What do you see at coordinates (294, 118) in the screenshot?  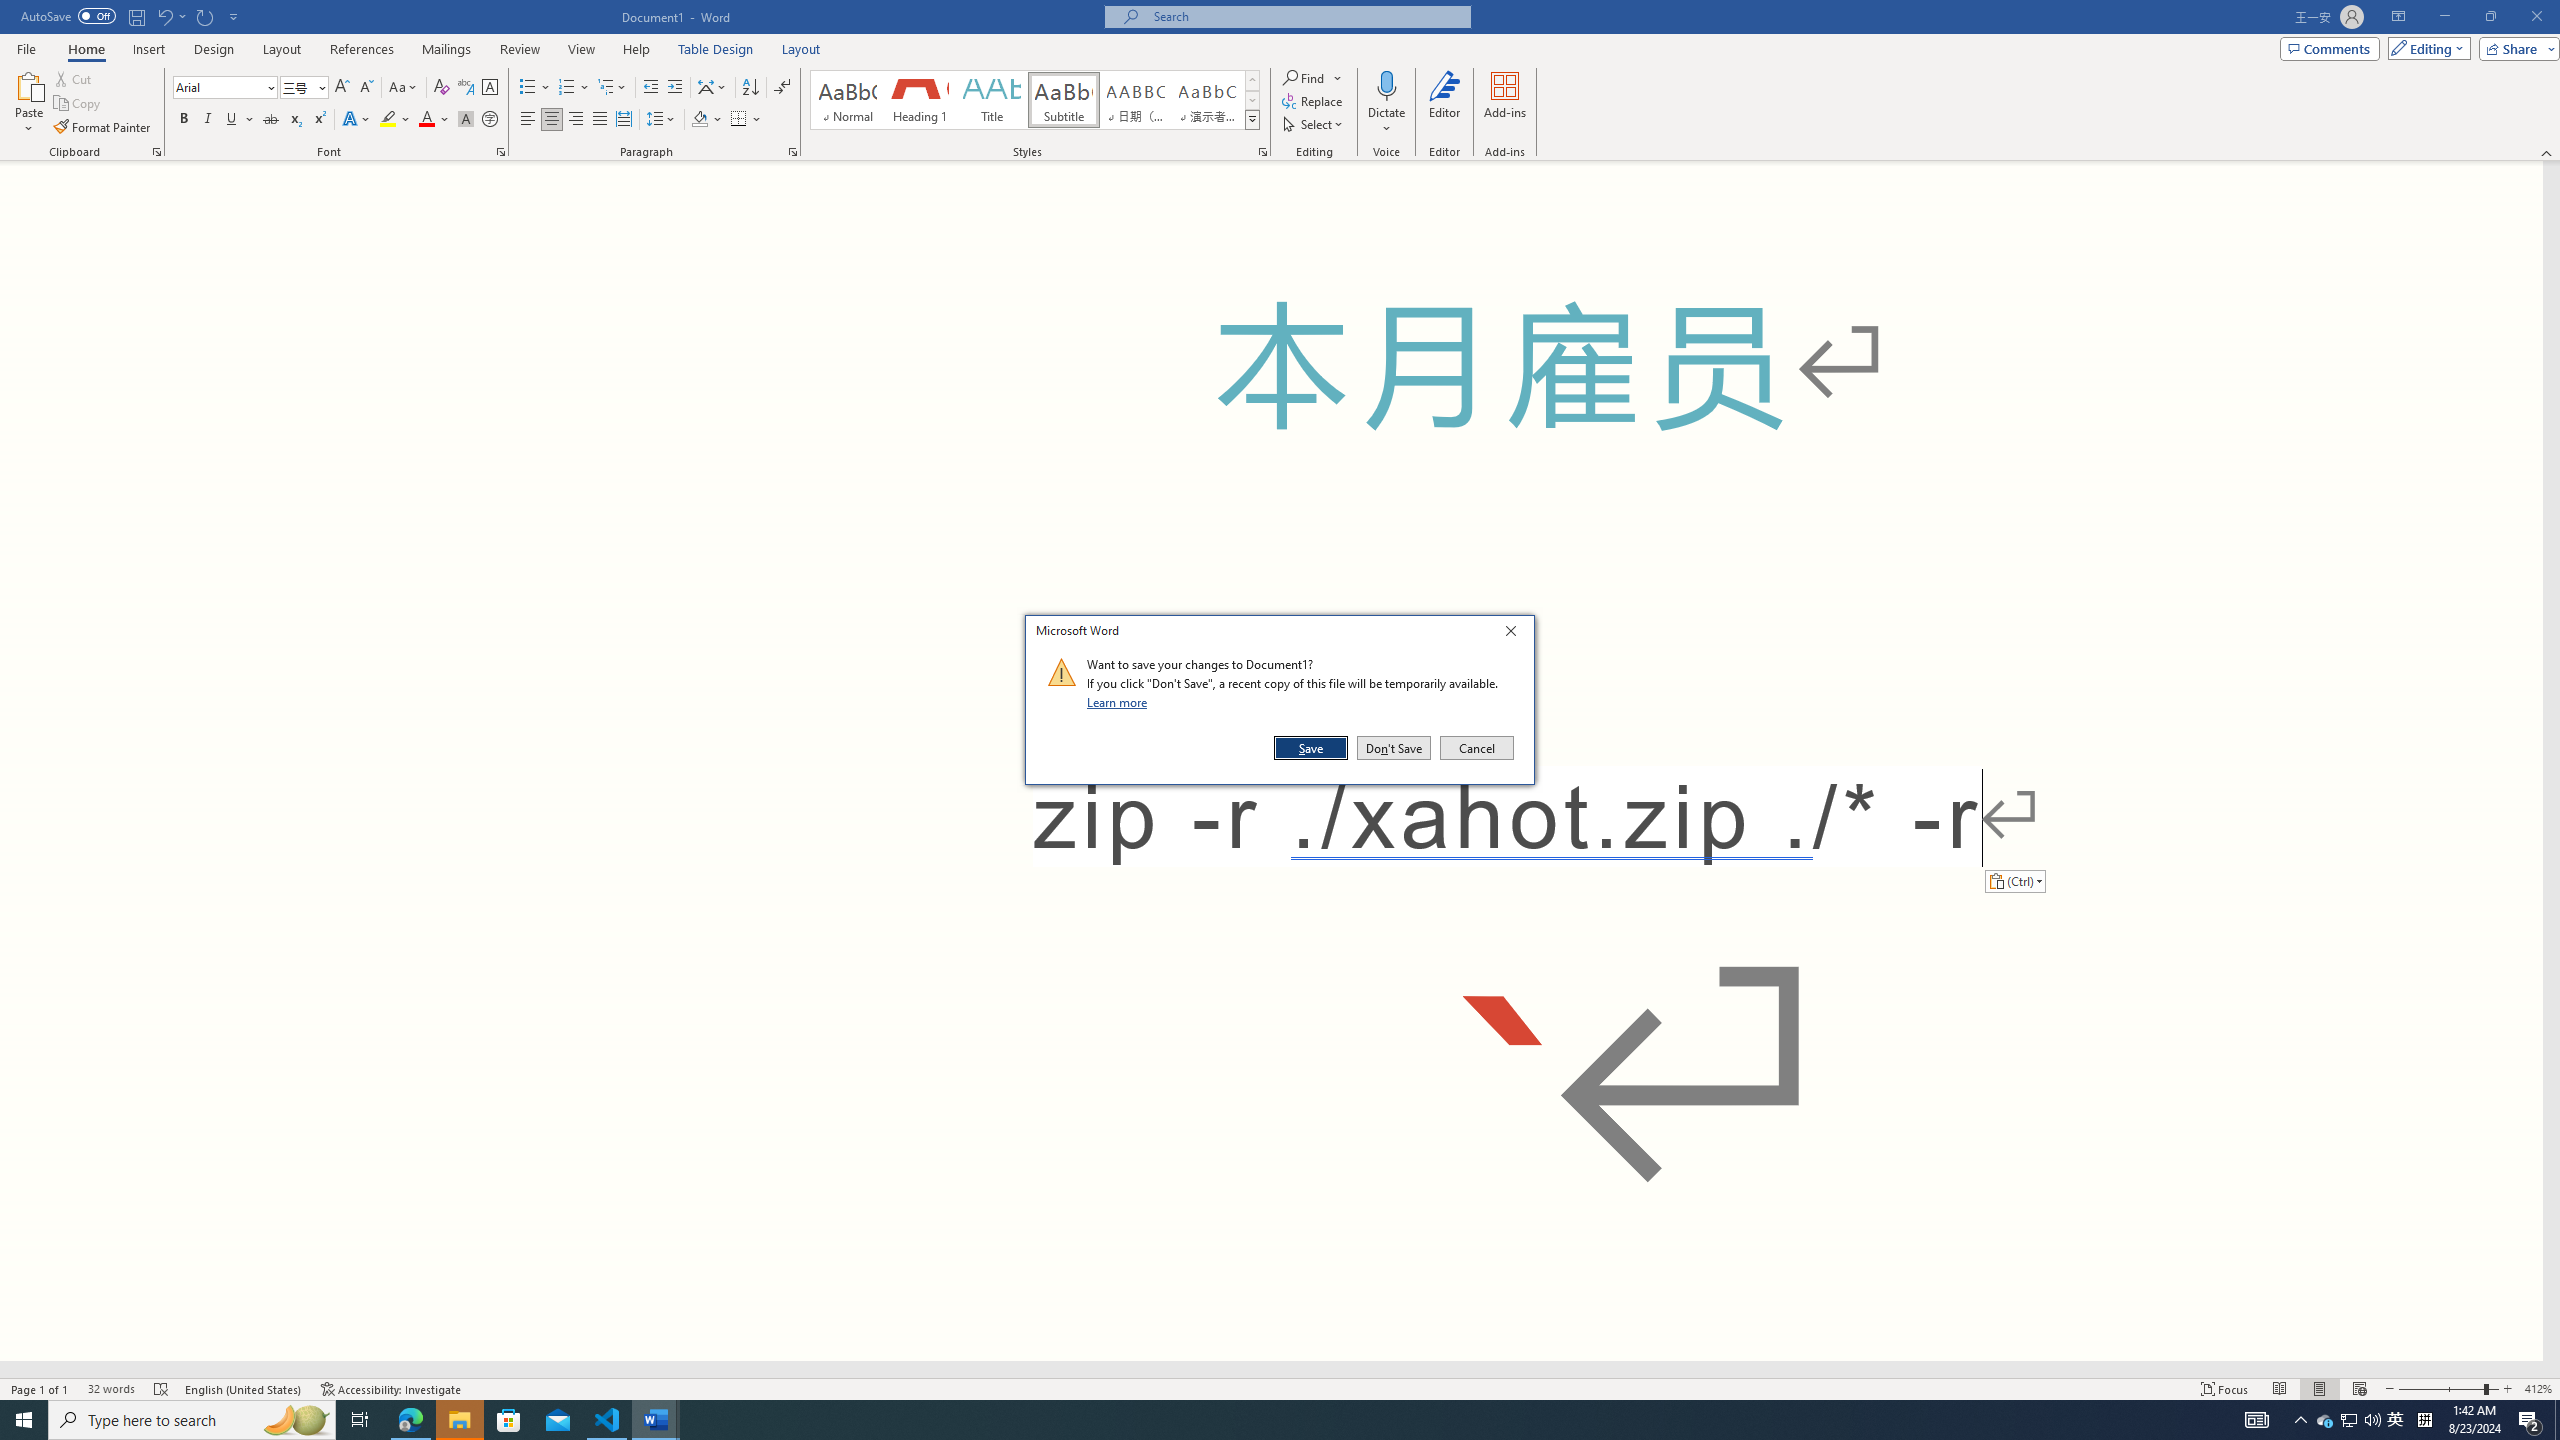 I see `'Subscript'` at bounding box center [294, 118].